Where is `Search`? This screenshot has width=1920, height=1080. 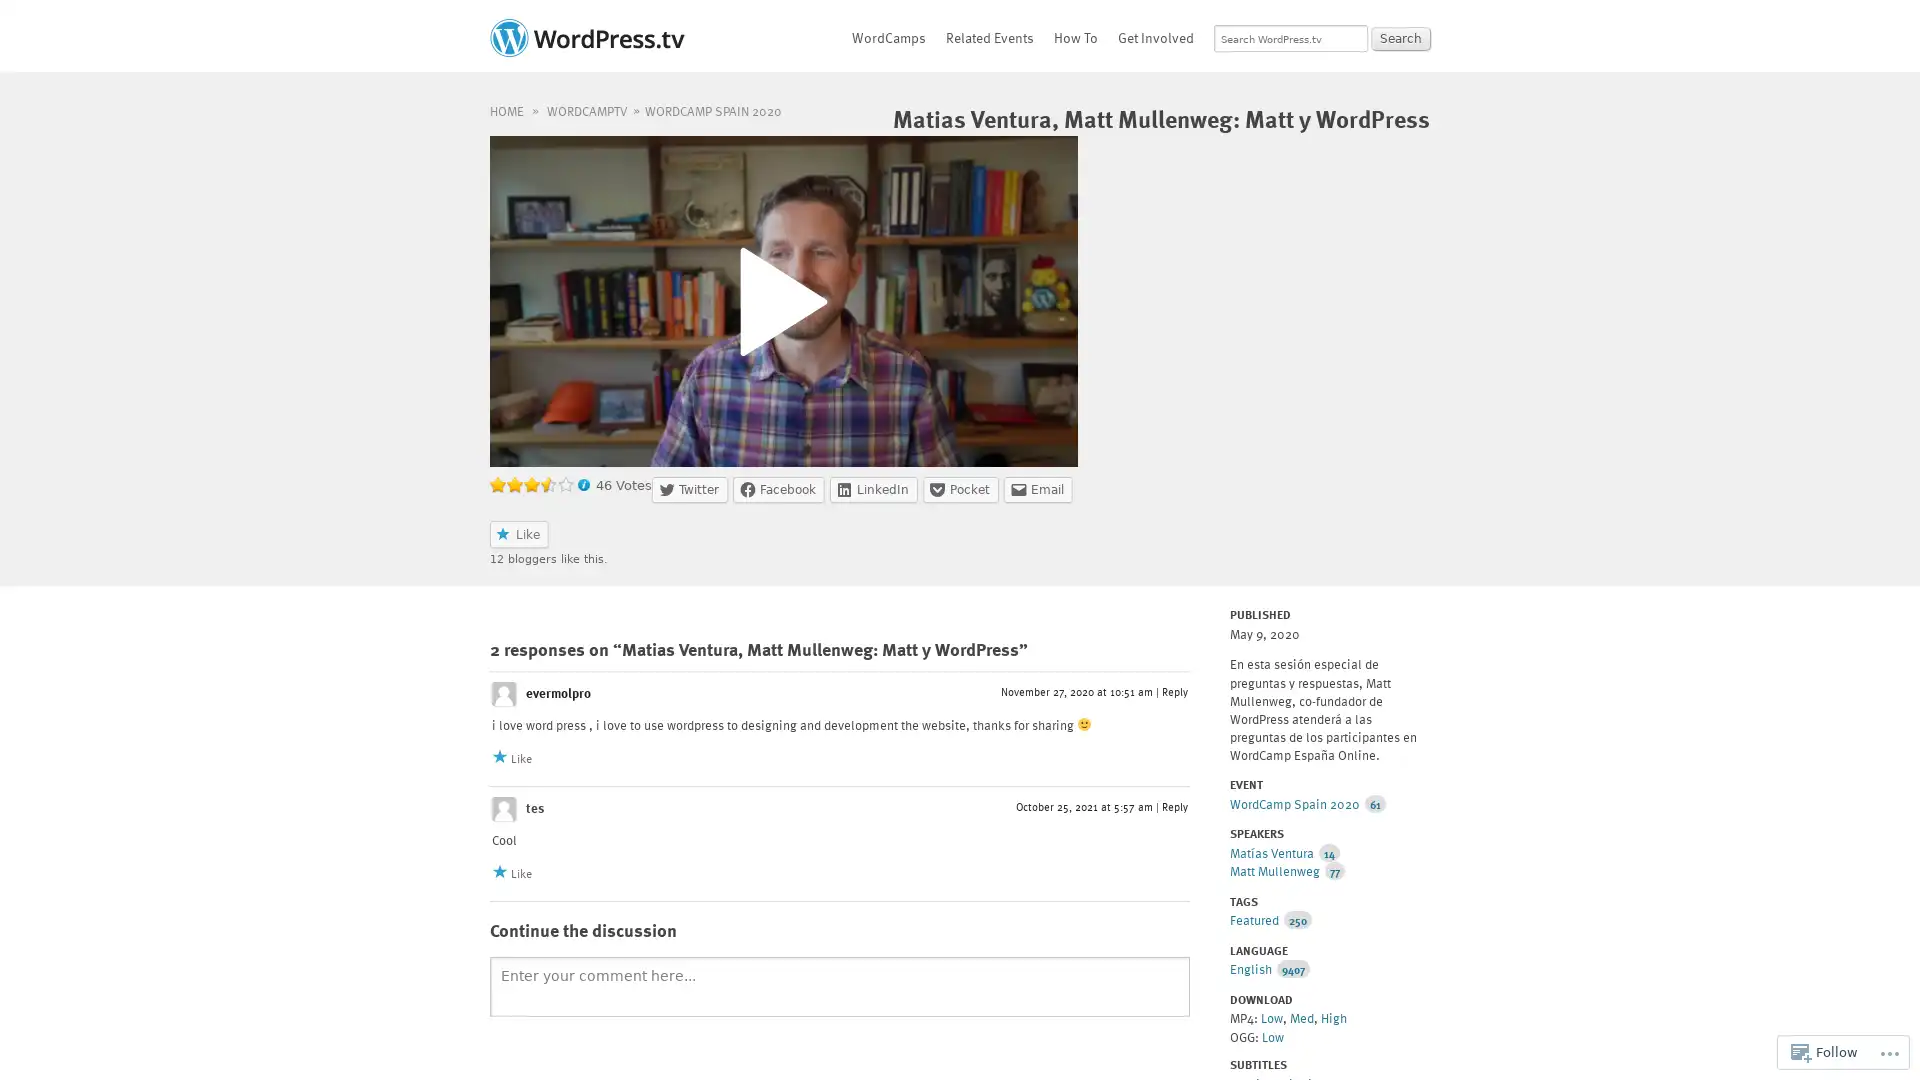
Search is located at coordinates (1400, 38).